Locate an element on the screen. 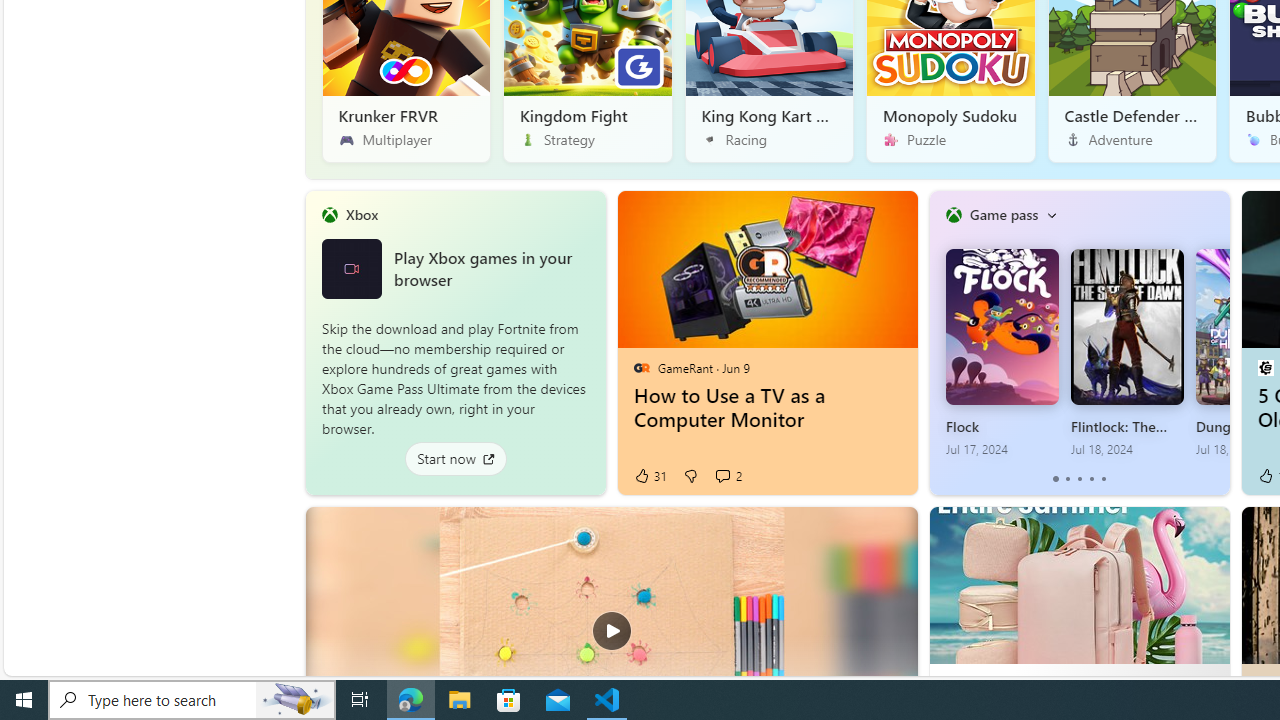  'View comments 2 Comment' is located at coordinates (721, 475).